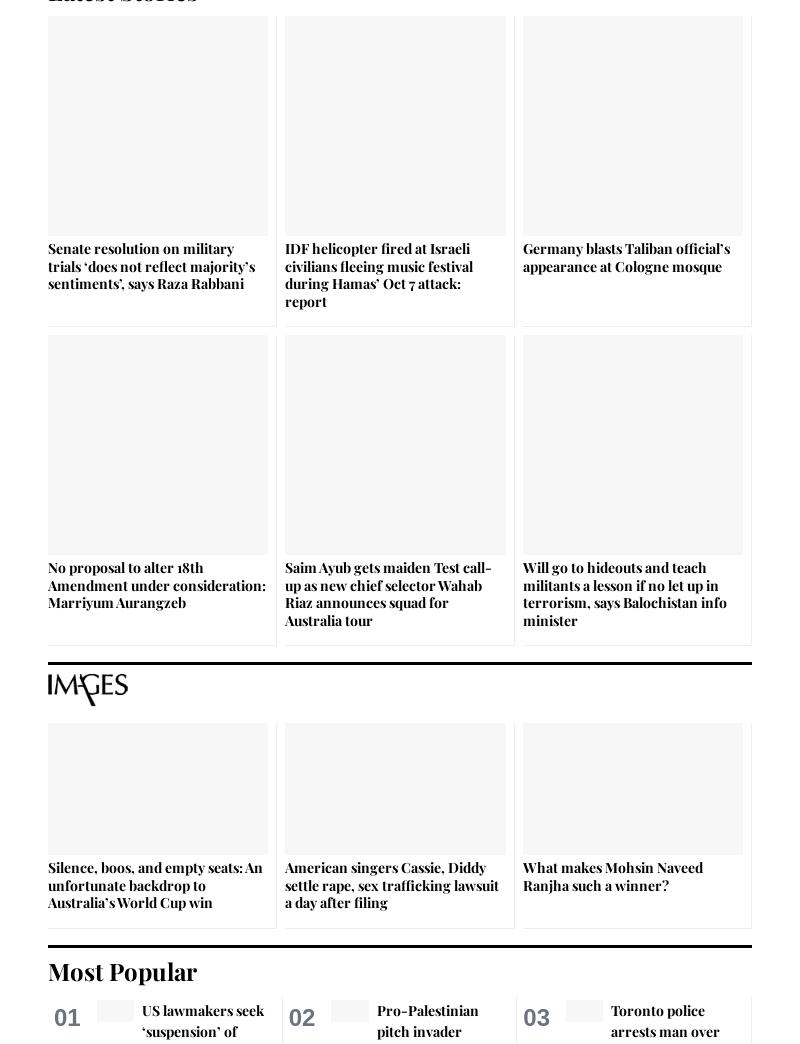 The width and height of the screenshot is (800, 1044). Describe the element at coordinates (155, 884) in the screenshot. I see `'Silence, boos, and empty seats: An unfortunate backdrop to Australia’s World Cup win'` at that location.